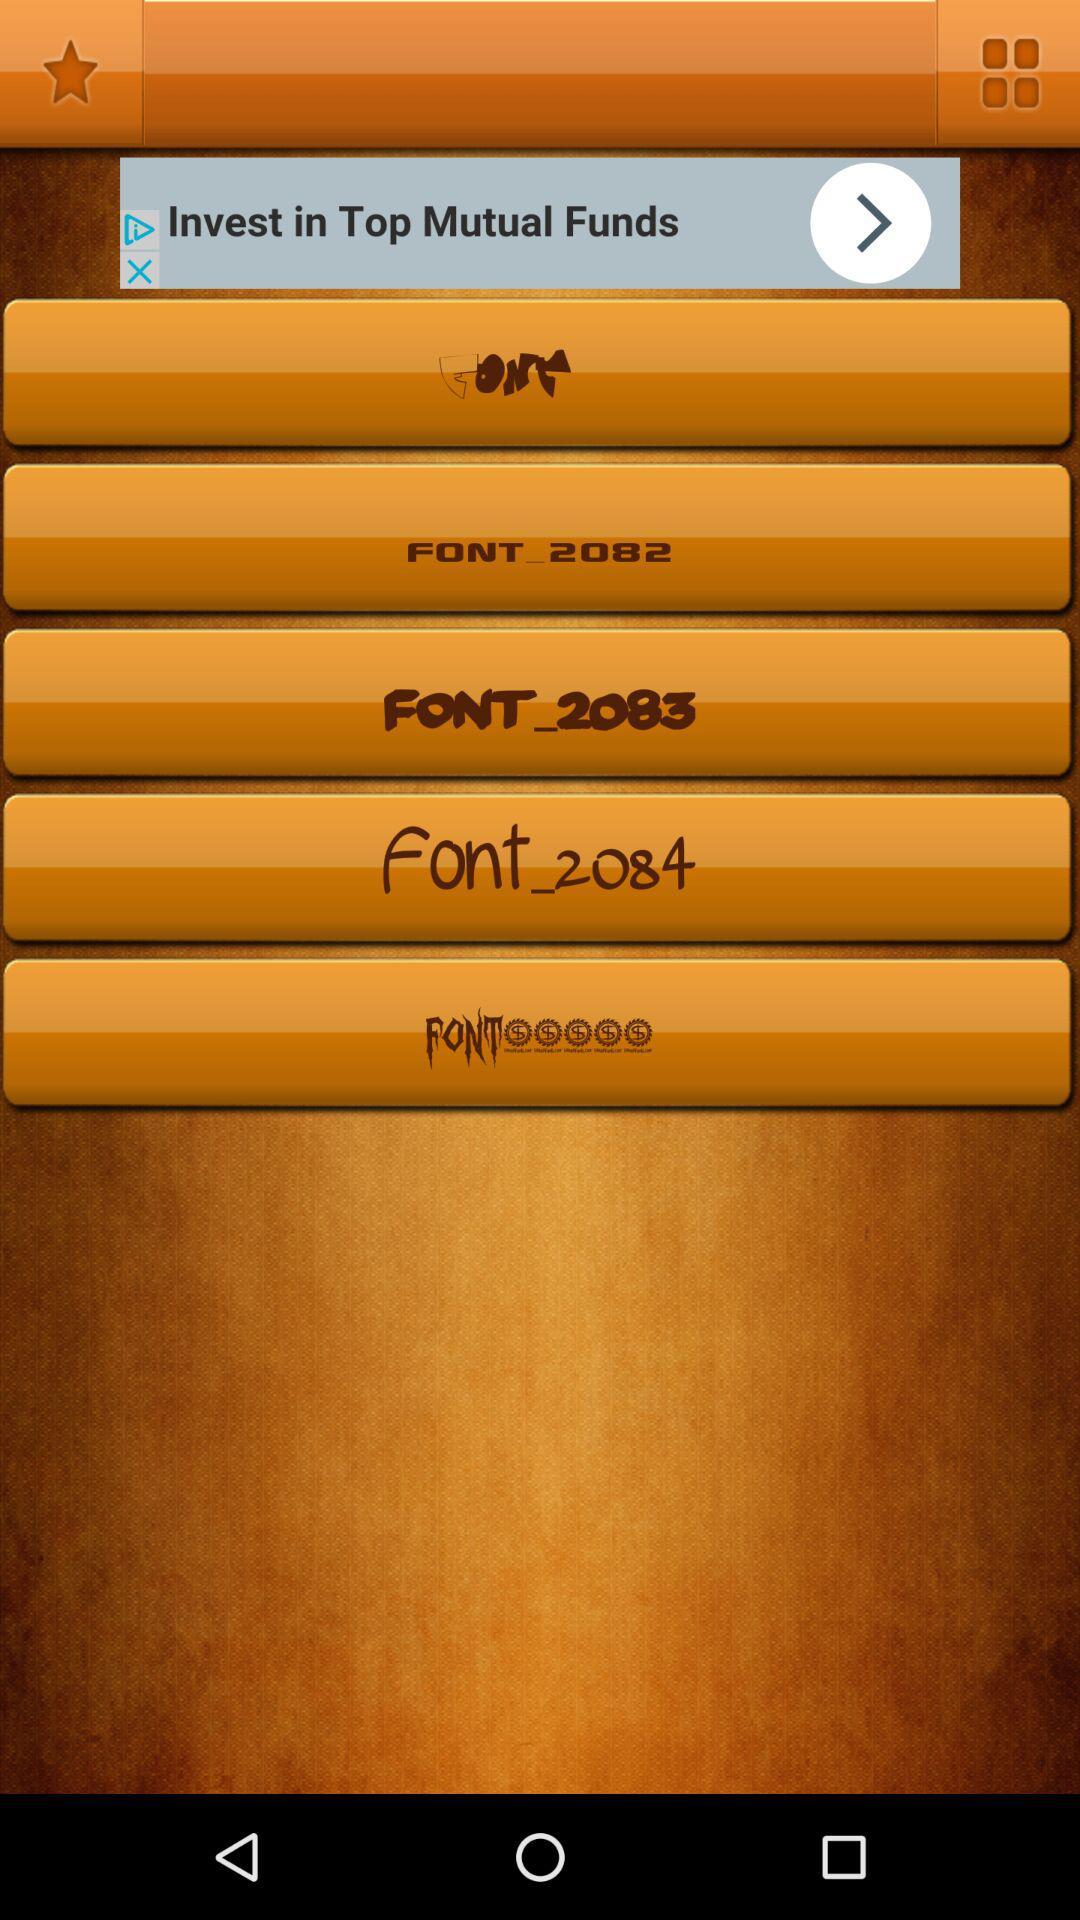 Image resolution: width=1080 pixels, height=1920 pixels. I want to click on favorite, so click(71, 72).